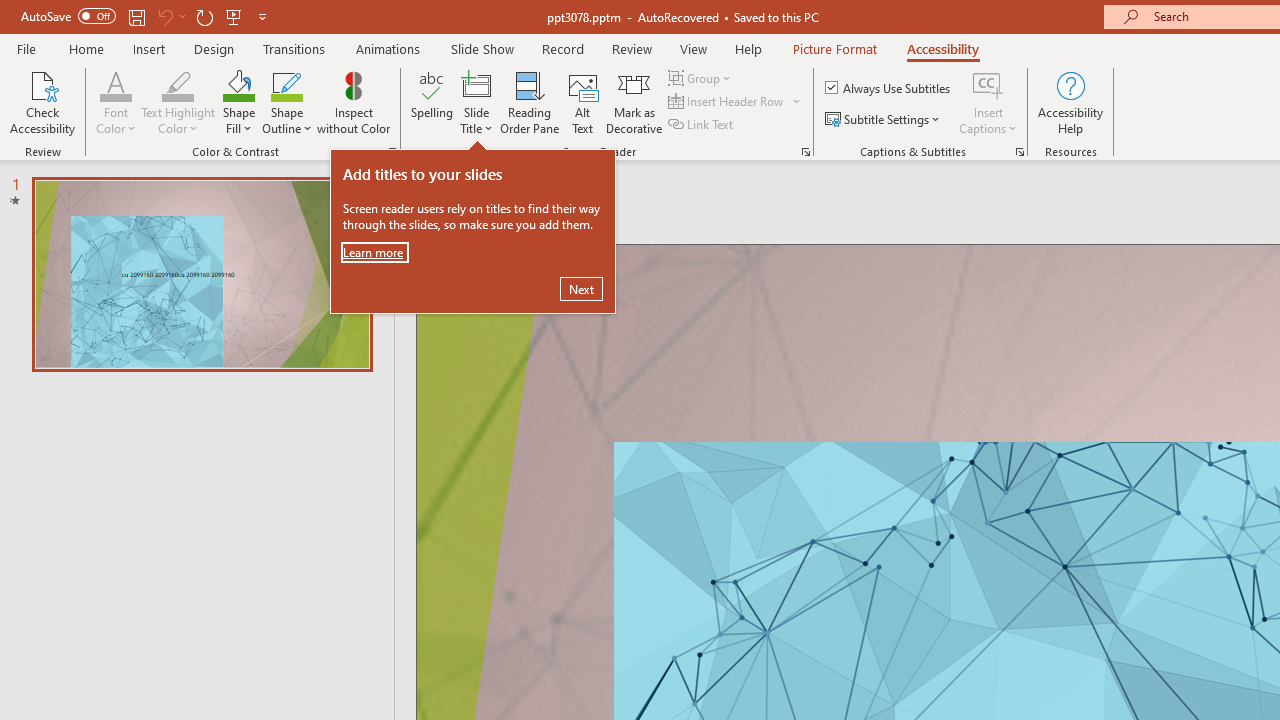  Describe the element at coordinates (475, 84) in the screenshot. I see `'Slide Title'` at that location.